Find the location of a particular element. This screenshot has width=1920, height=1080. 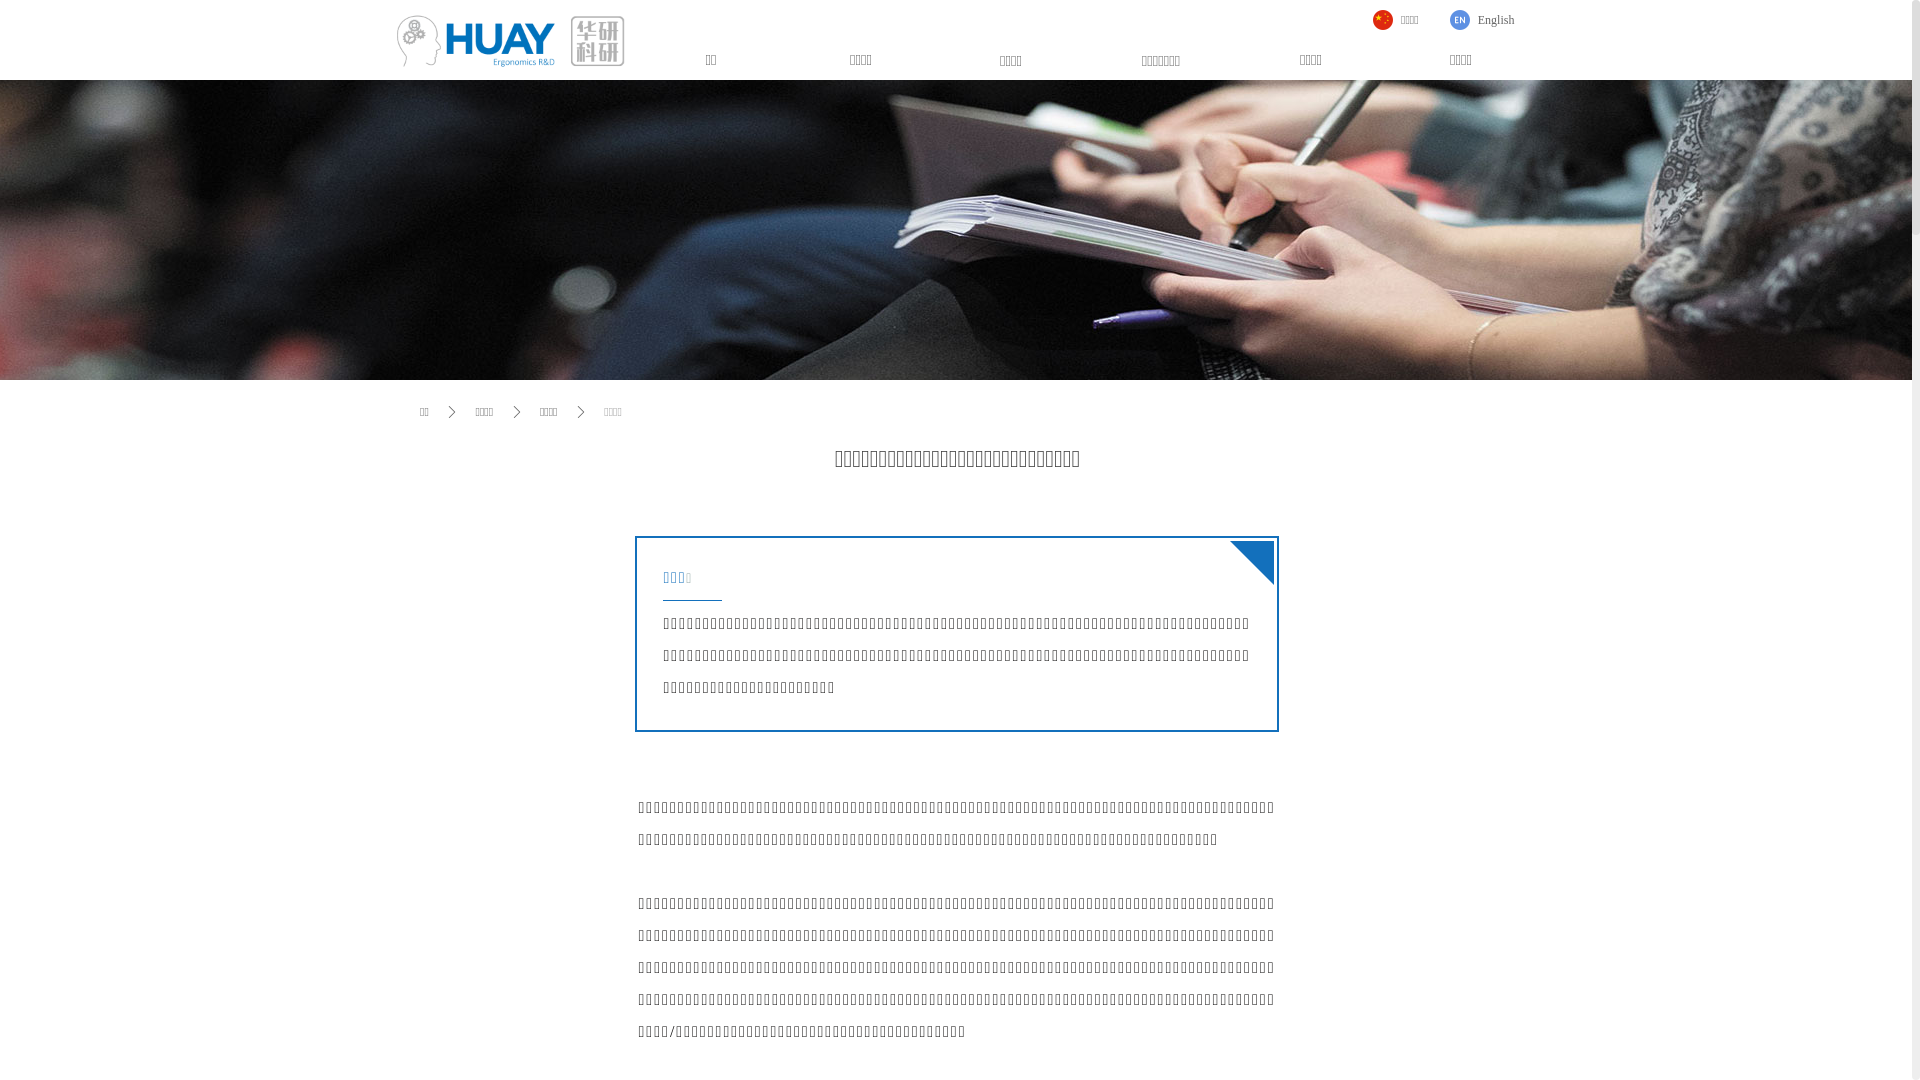

'English' is located at coordinates (1482, 19).